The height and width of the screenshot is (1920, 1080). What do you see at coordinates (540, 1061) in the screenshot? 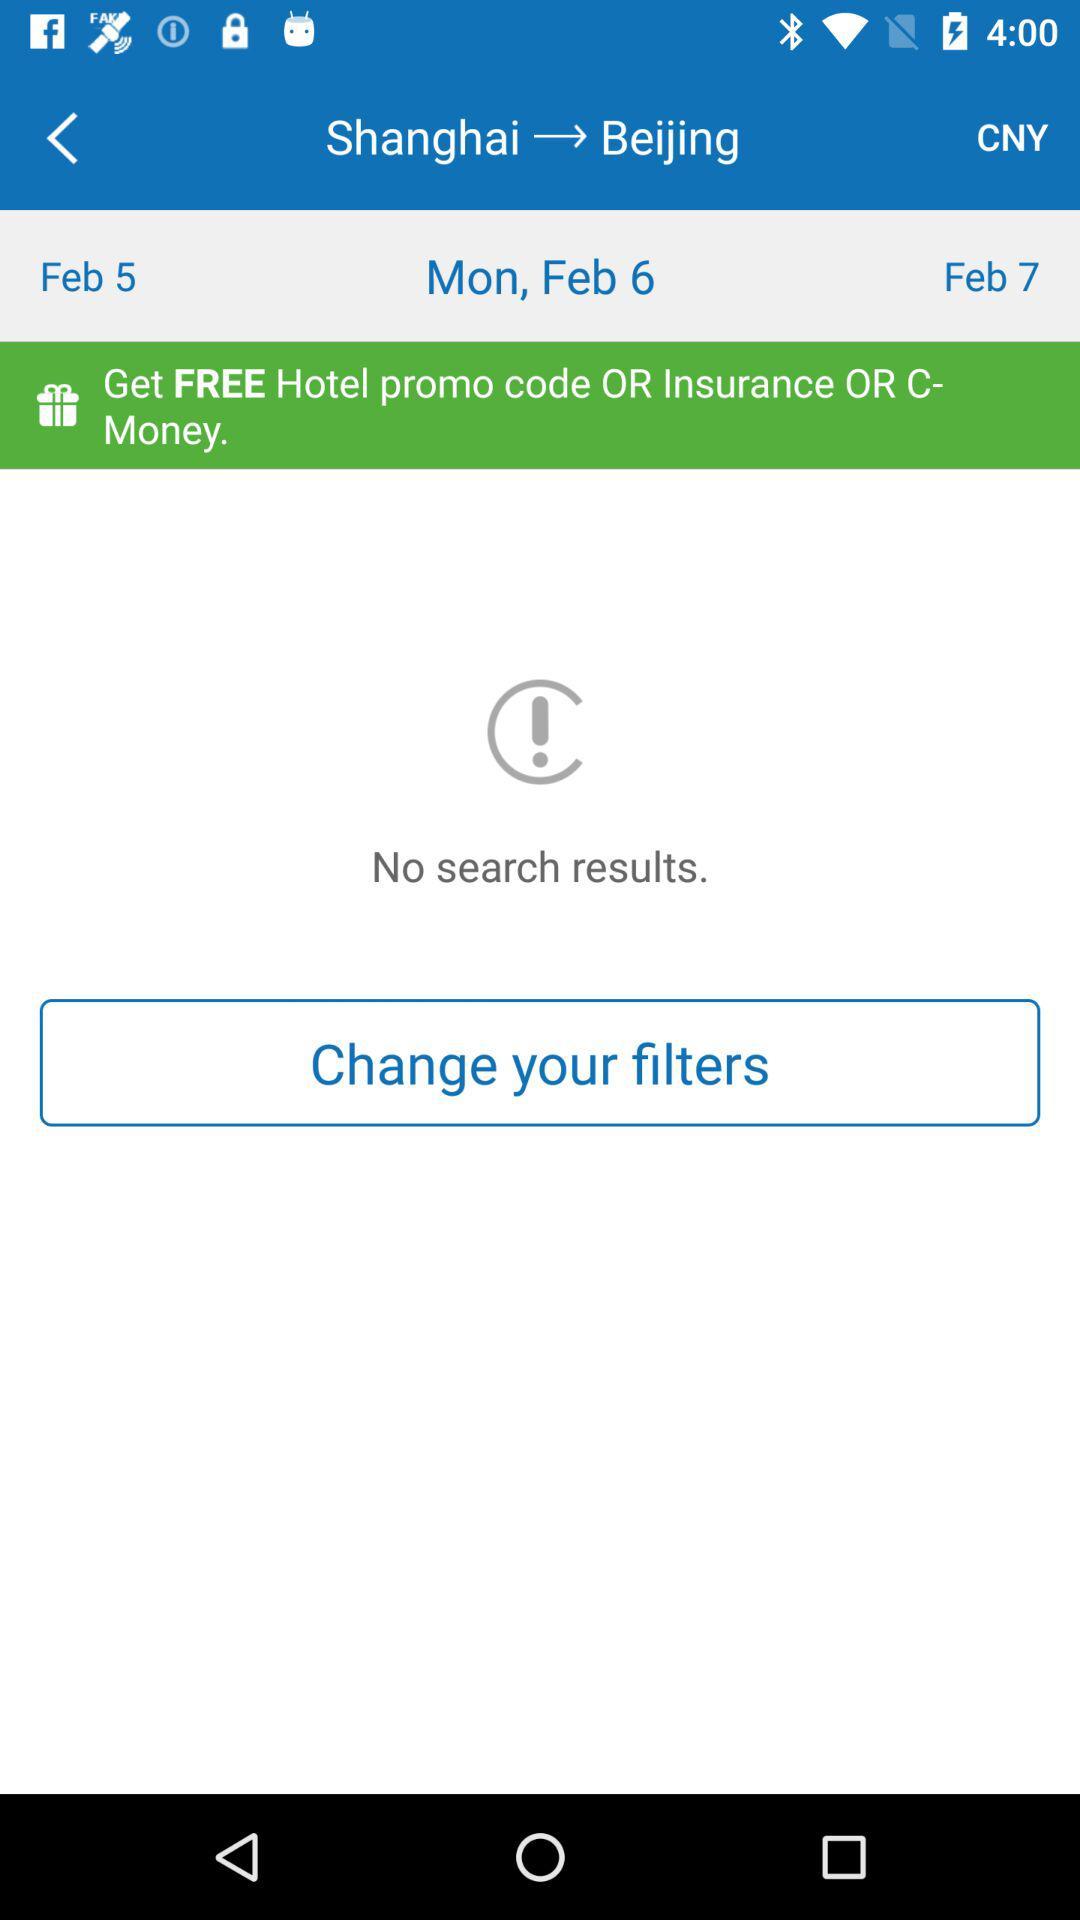
I see `change your filters button on the page` at bounding box center [540, 1061].